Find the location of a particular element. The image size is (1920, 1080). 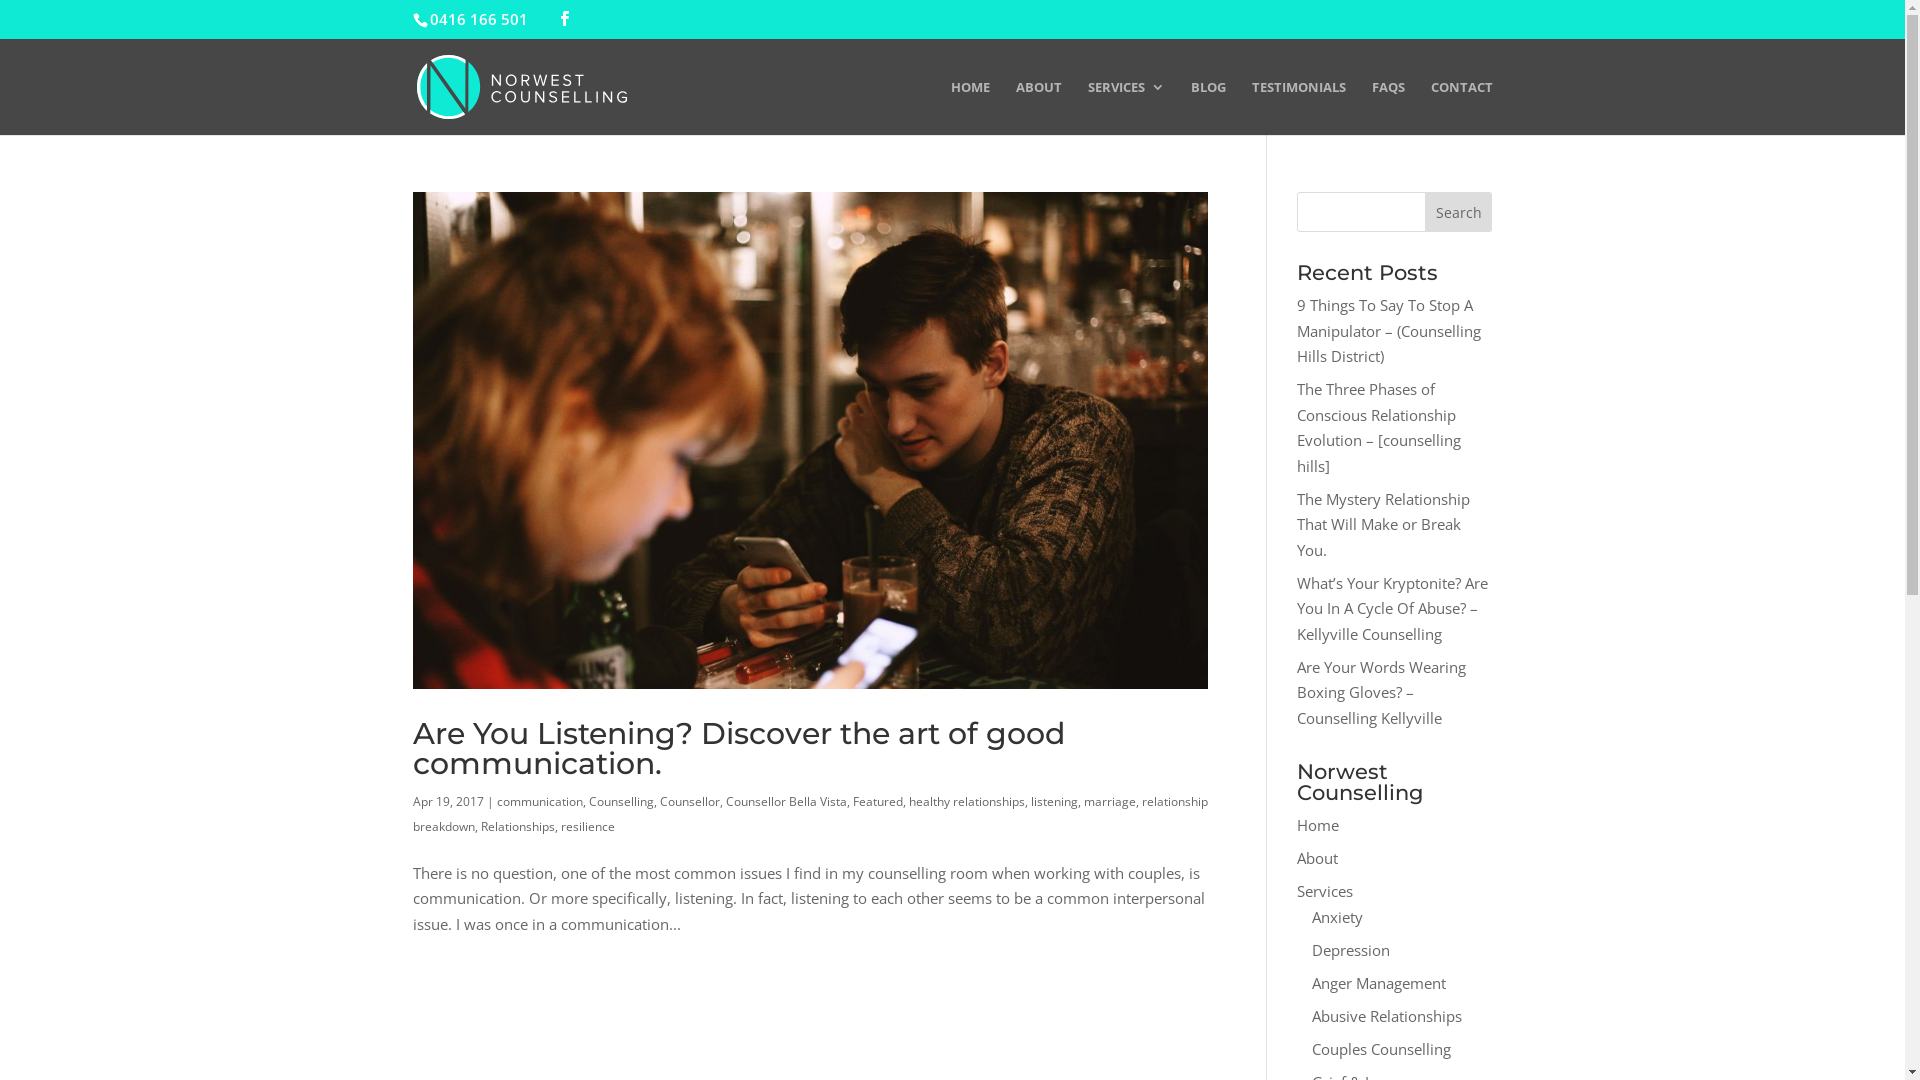

'Counsellor' is located at coordinates (690, 800).